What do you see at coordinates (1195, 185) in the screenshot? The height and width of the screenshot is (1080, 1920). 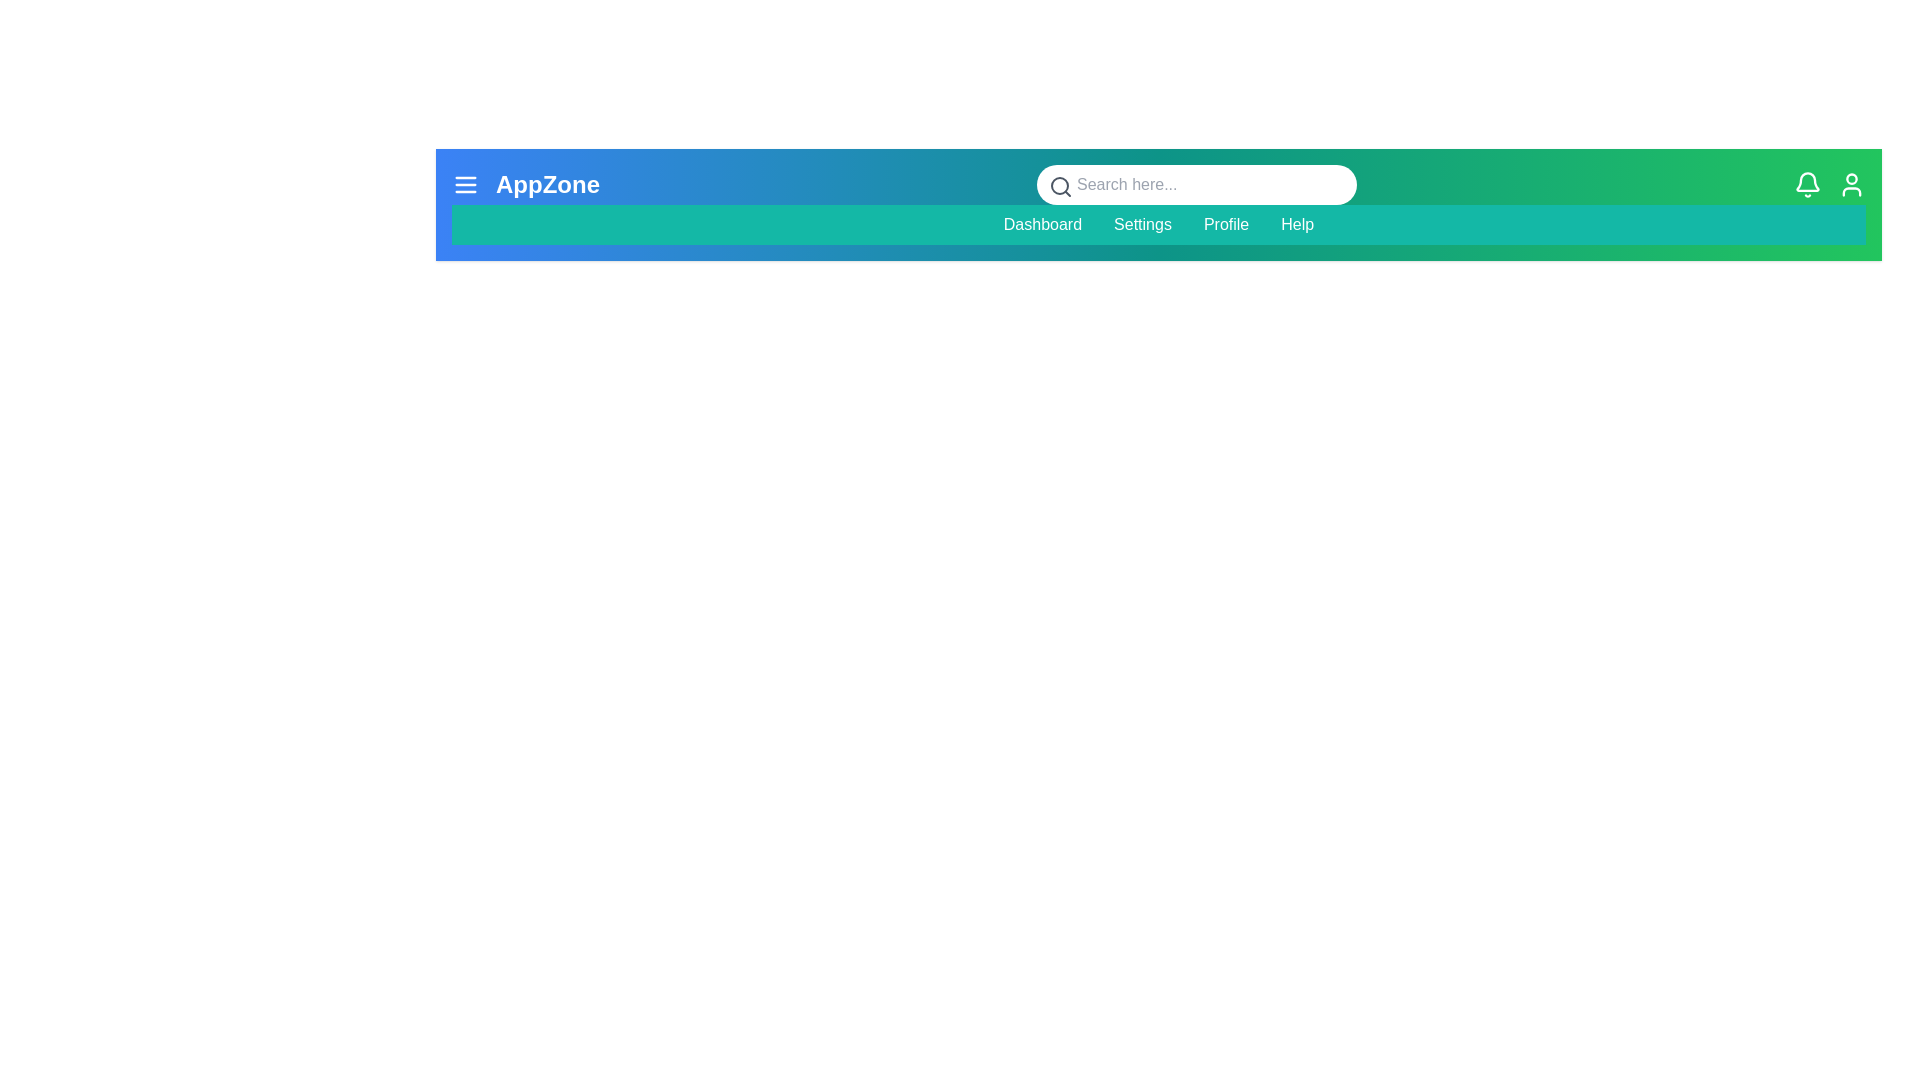 I see `the search input field and type 'example'` at bounding box center [1195, 185].